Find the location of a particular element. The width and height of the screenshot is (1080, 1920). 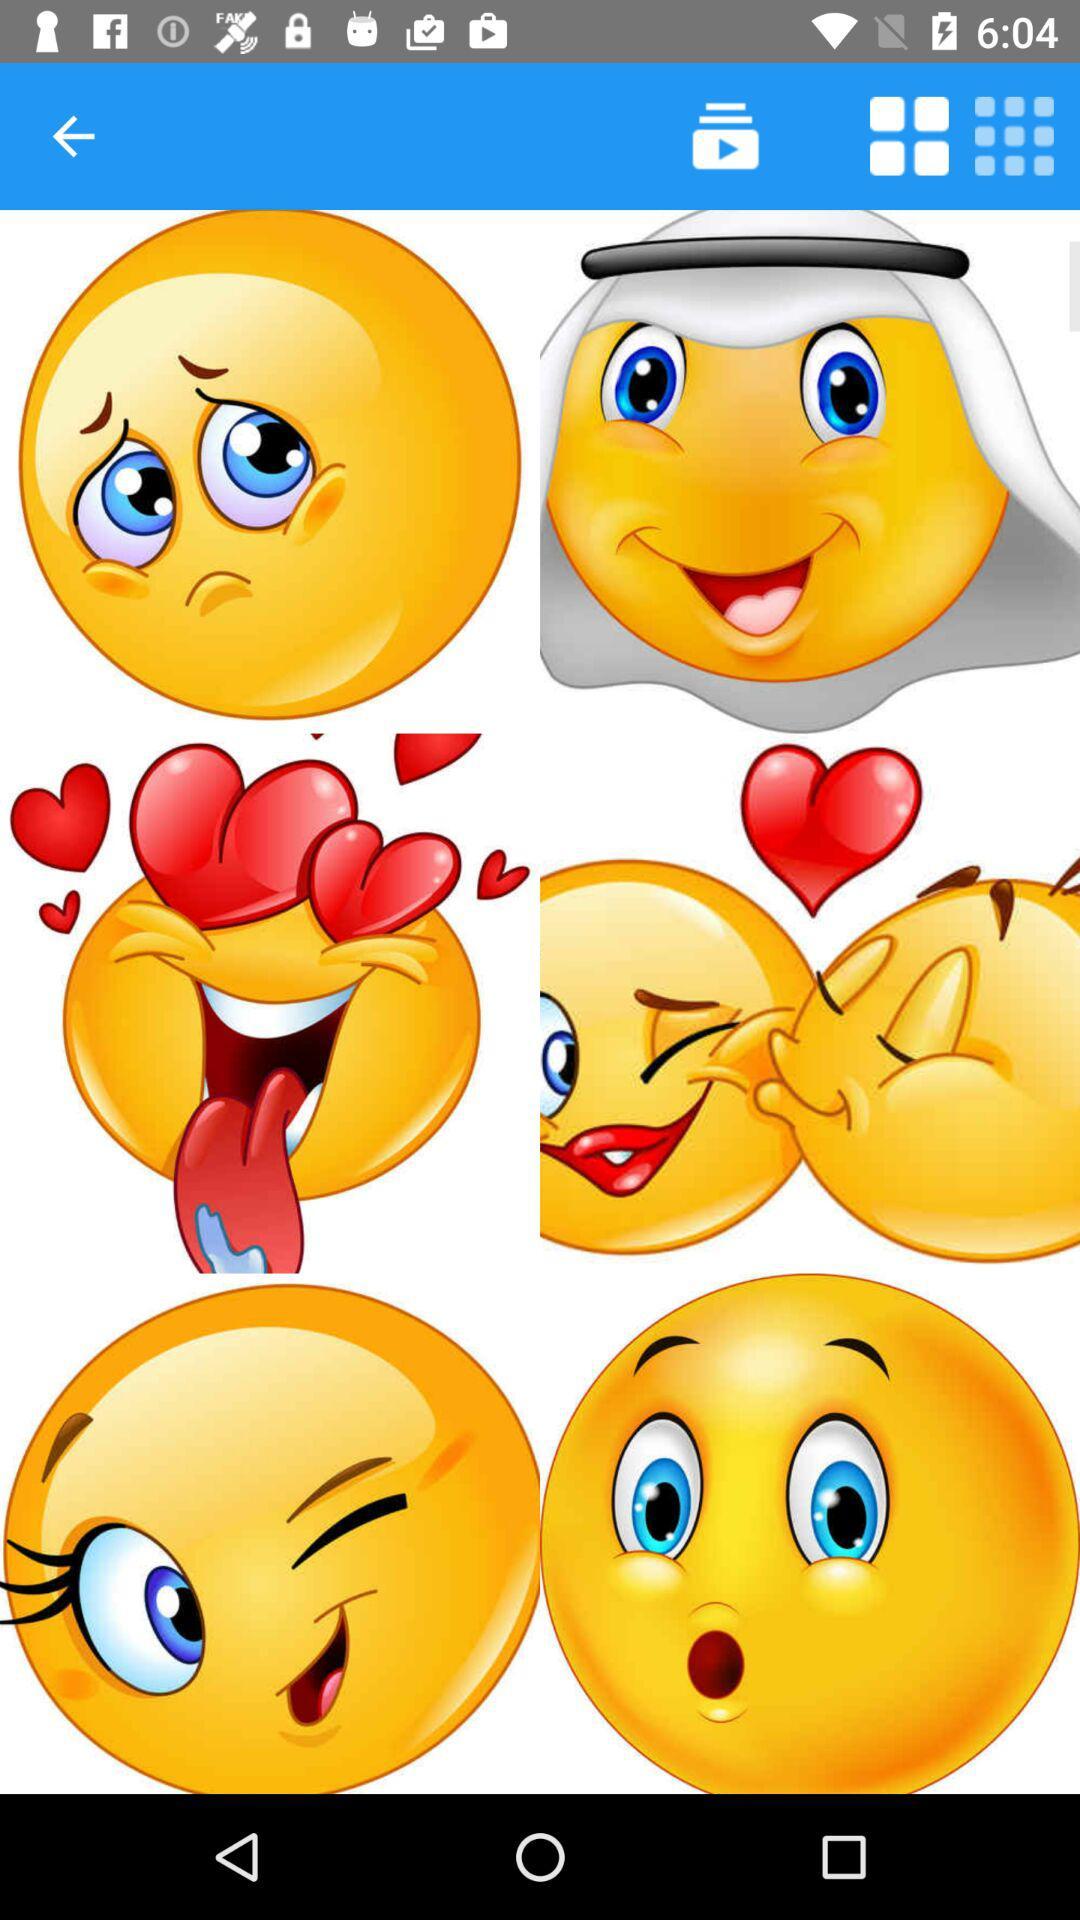

emoji is located at coordinates (810, 470).